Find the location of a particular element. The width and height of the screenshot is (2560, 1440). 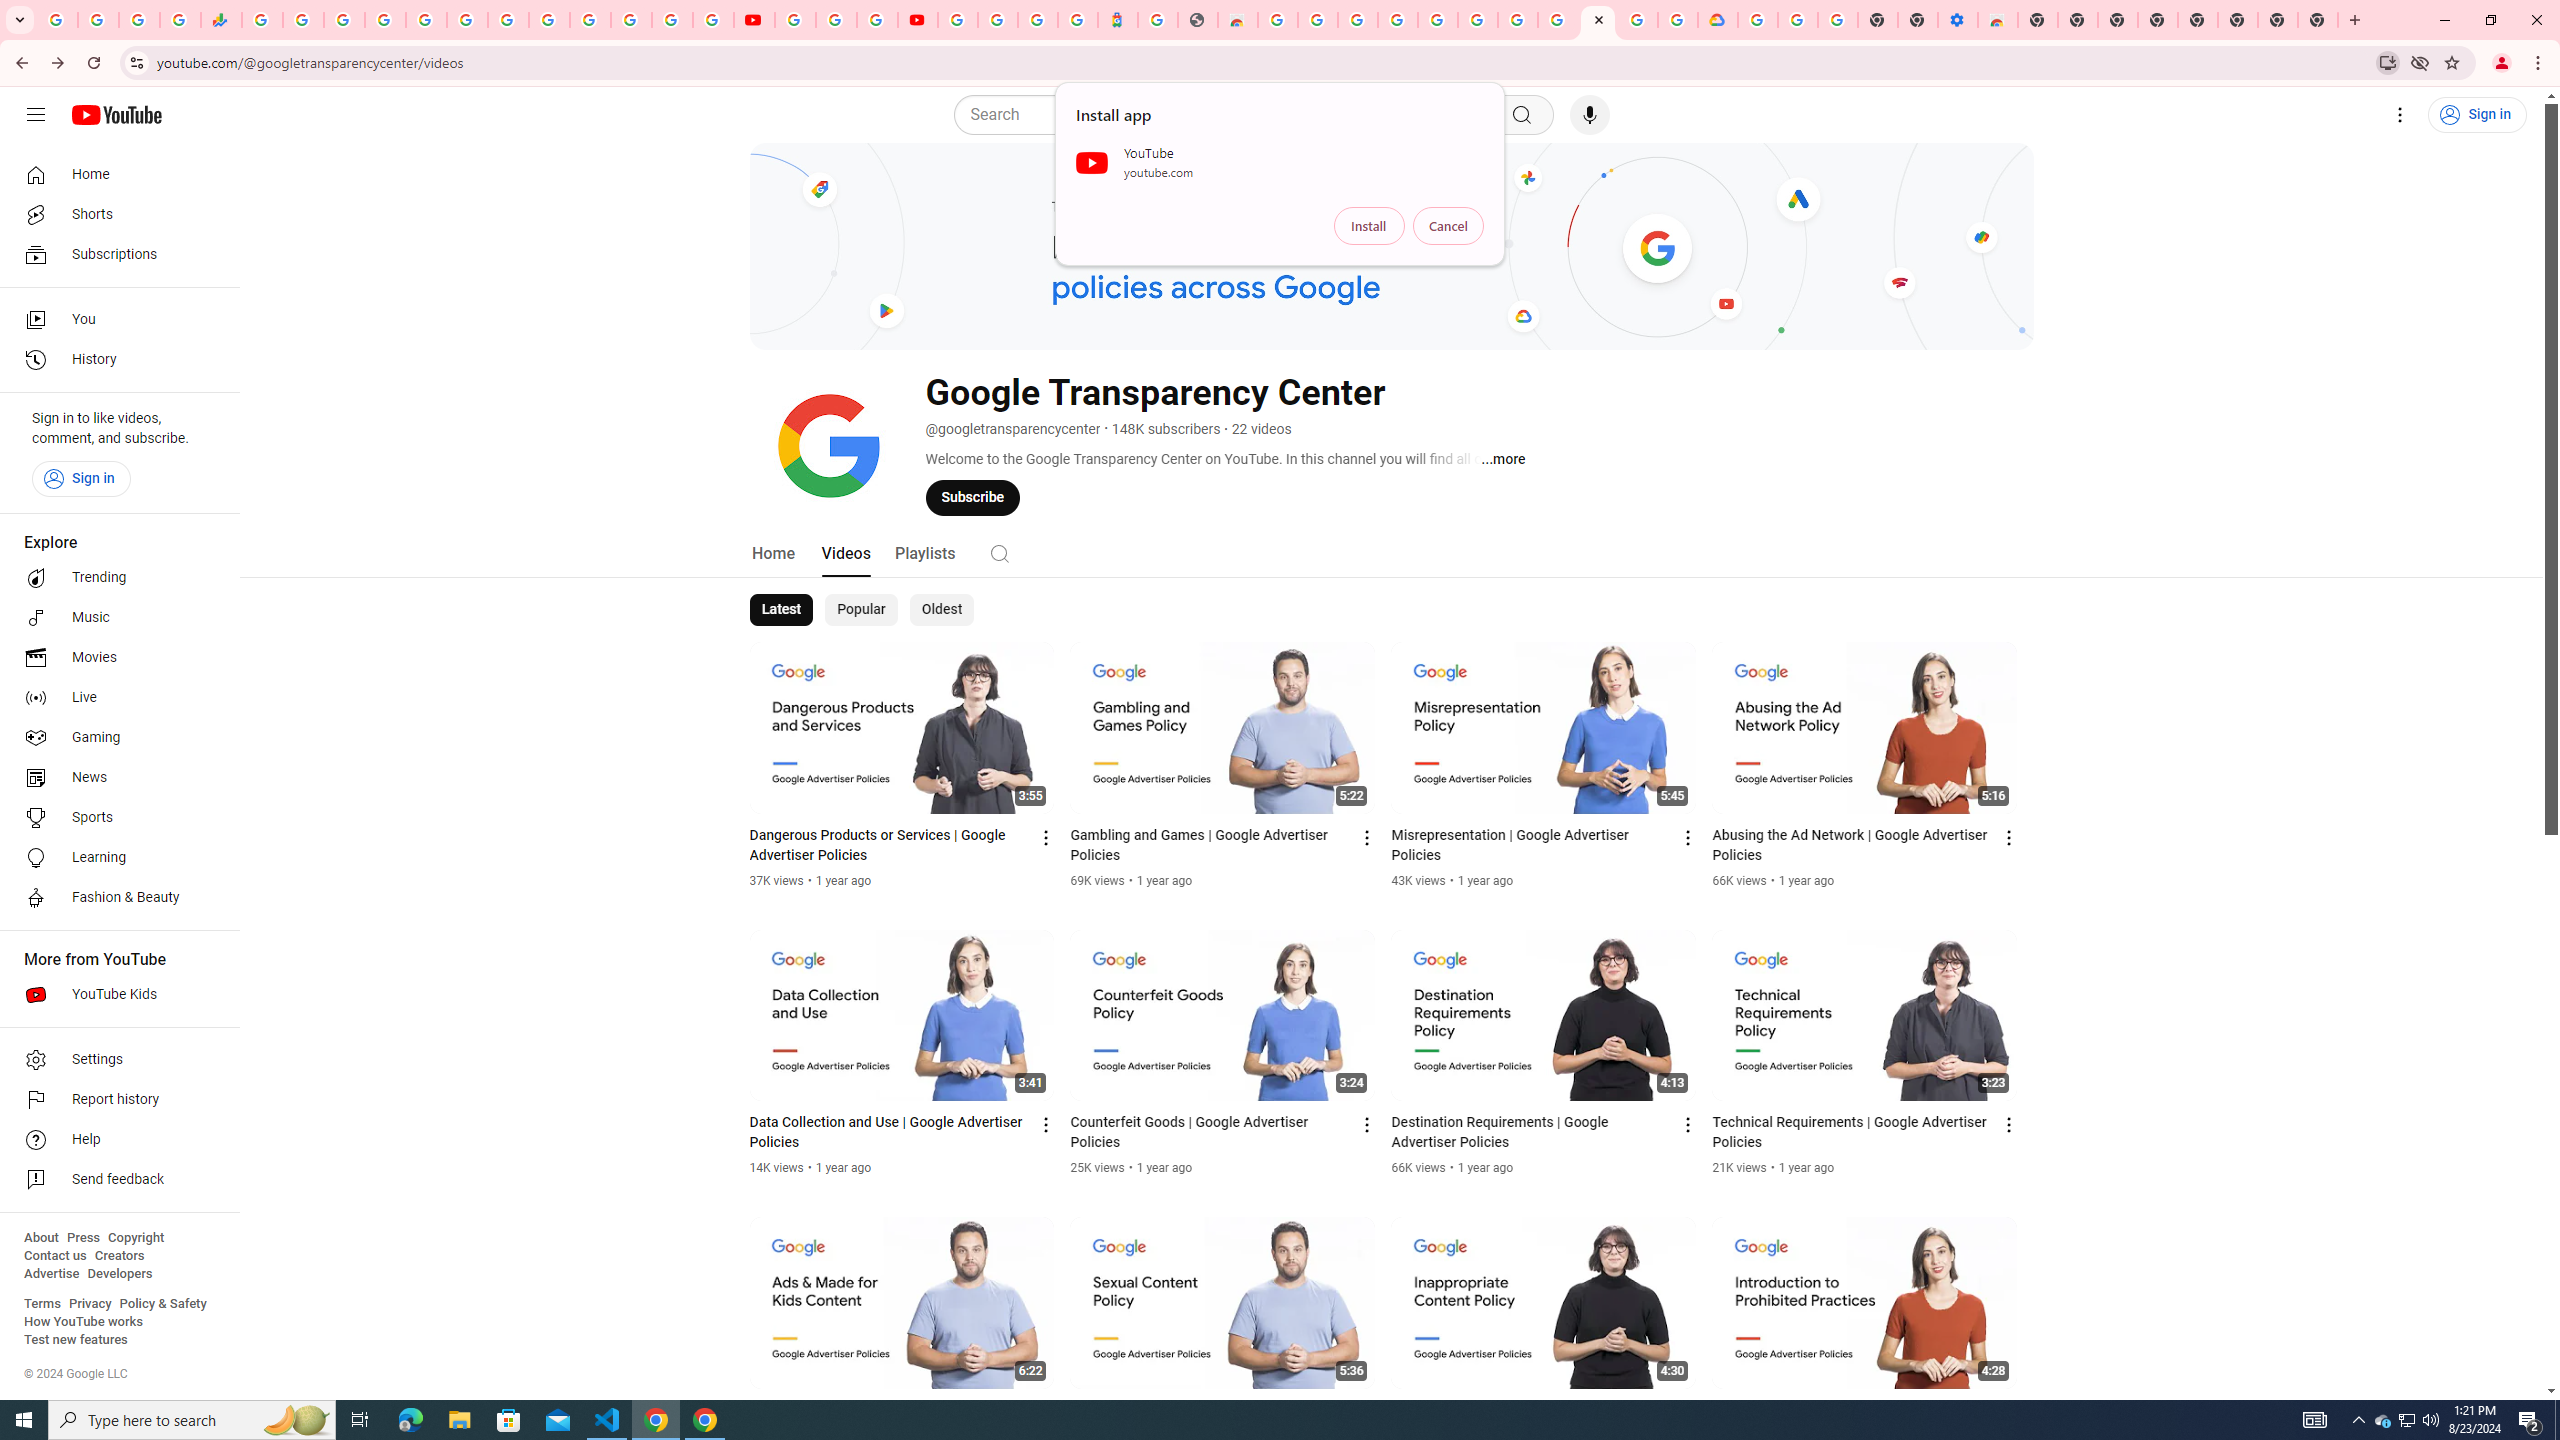

'Oldest' is located at coordinates (939, 608).